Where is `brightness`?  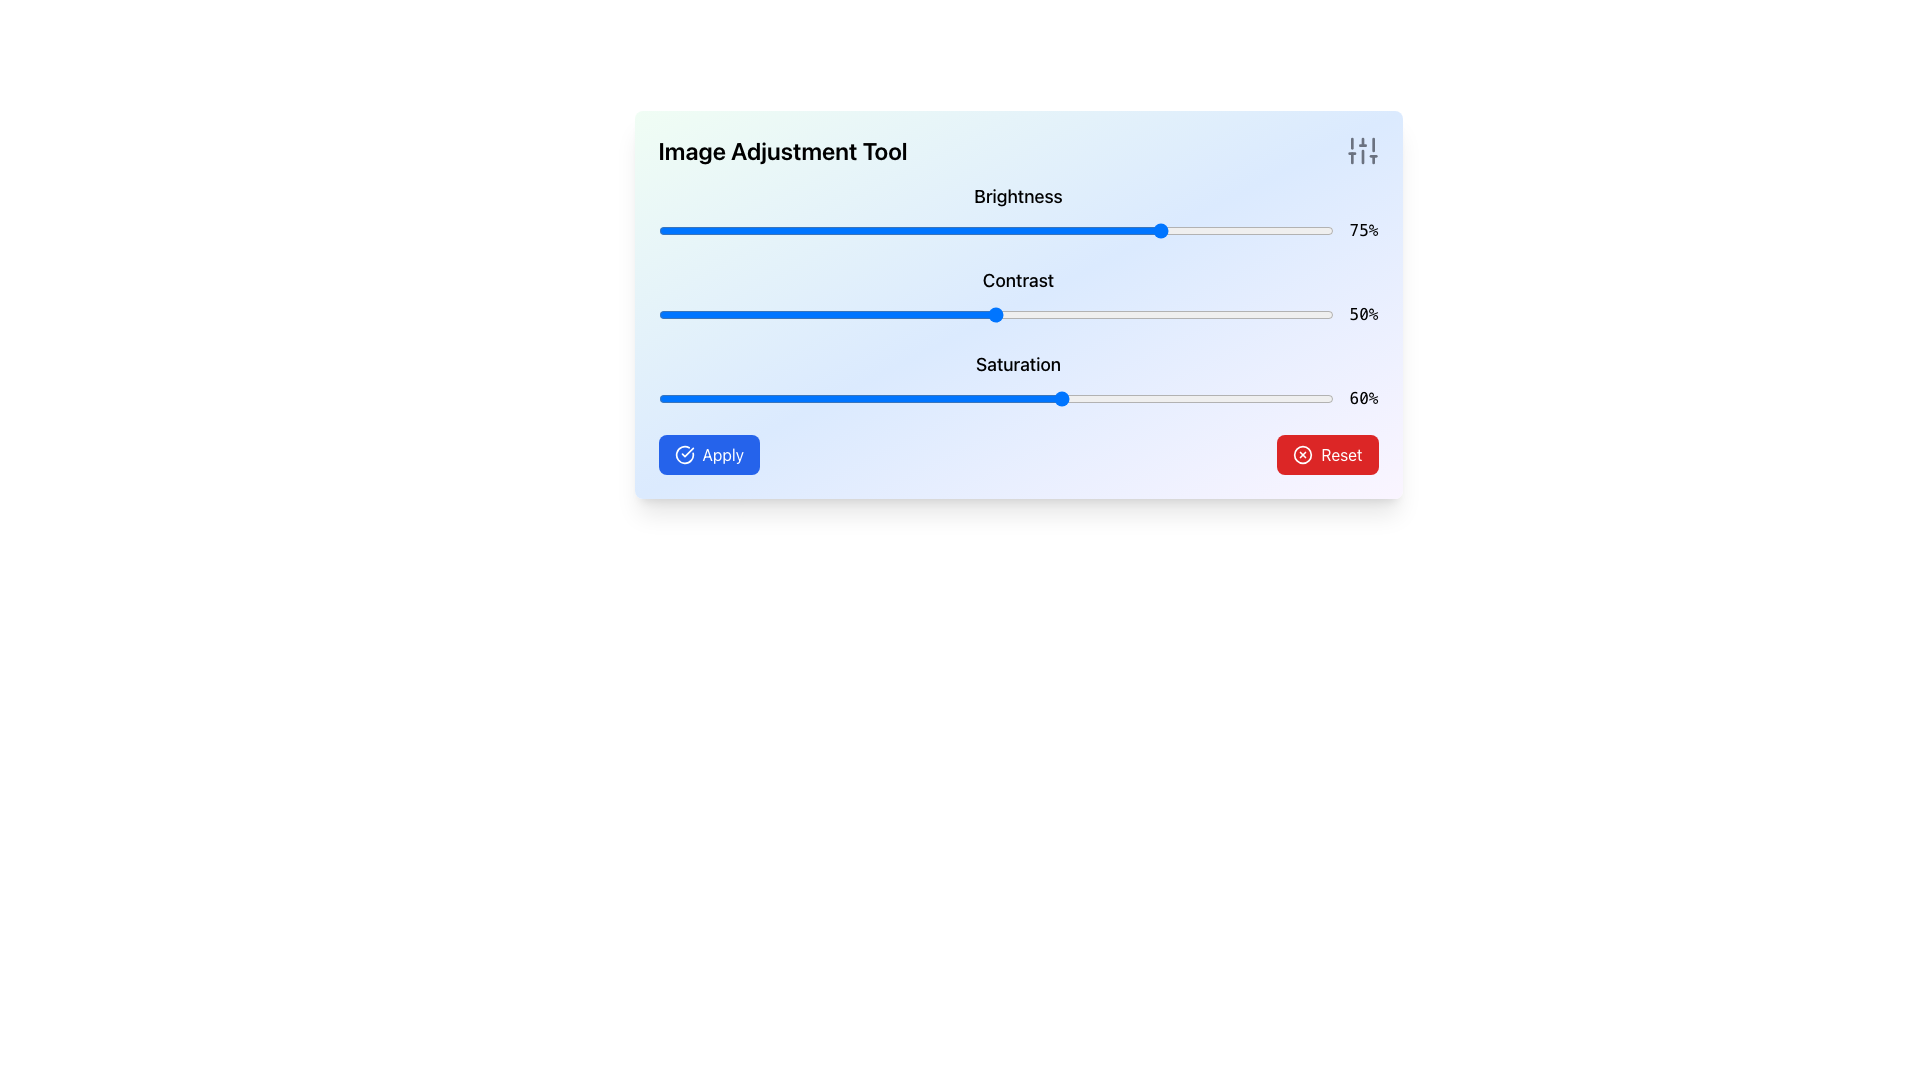 brightness is located at coordinates (665, 230).